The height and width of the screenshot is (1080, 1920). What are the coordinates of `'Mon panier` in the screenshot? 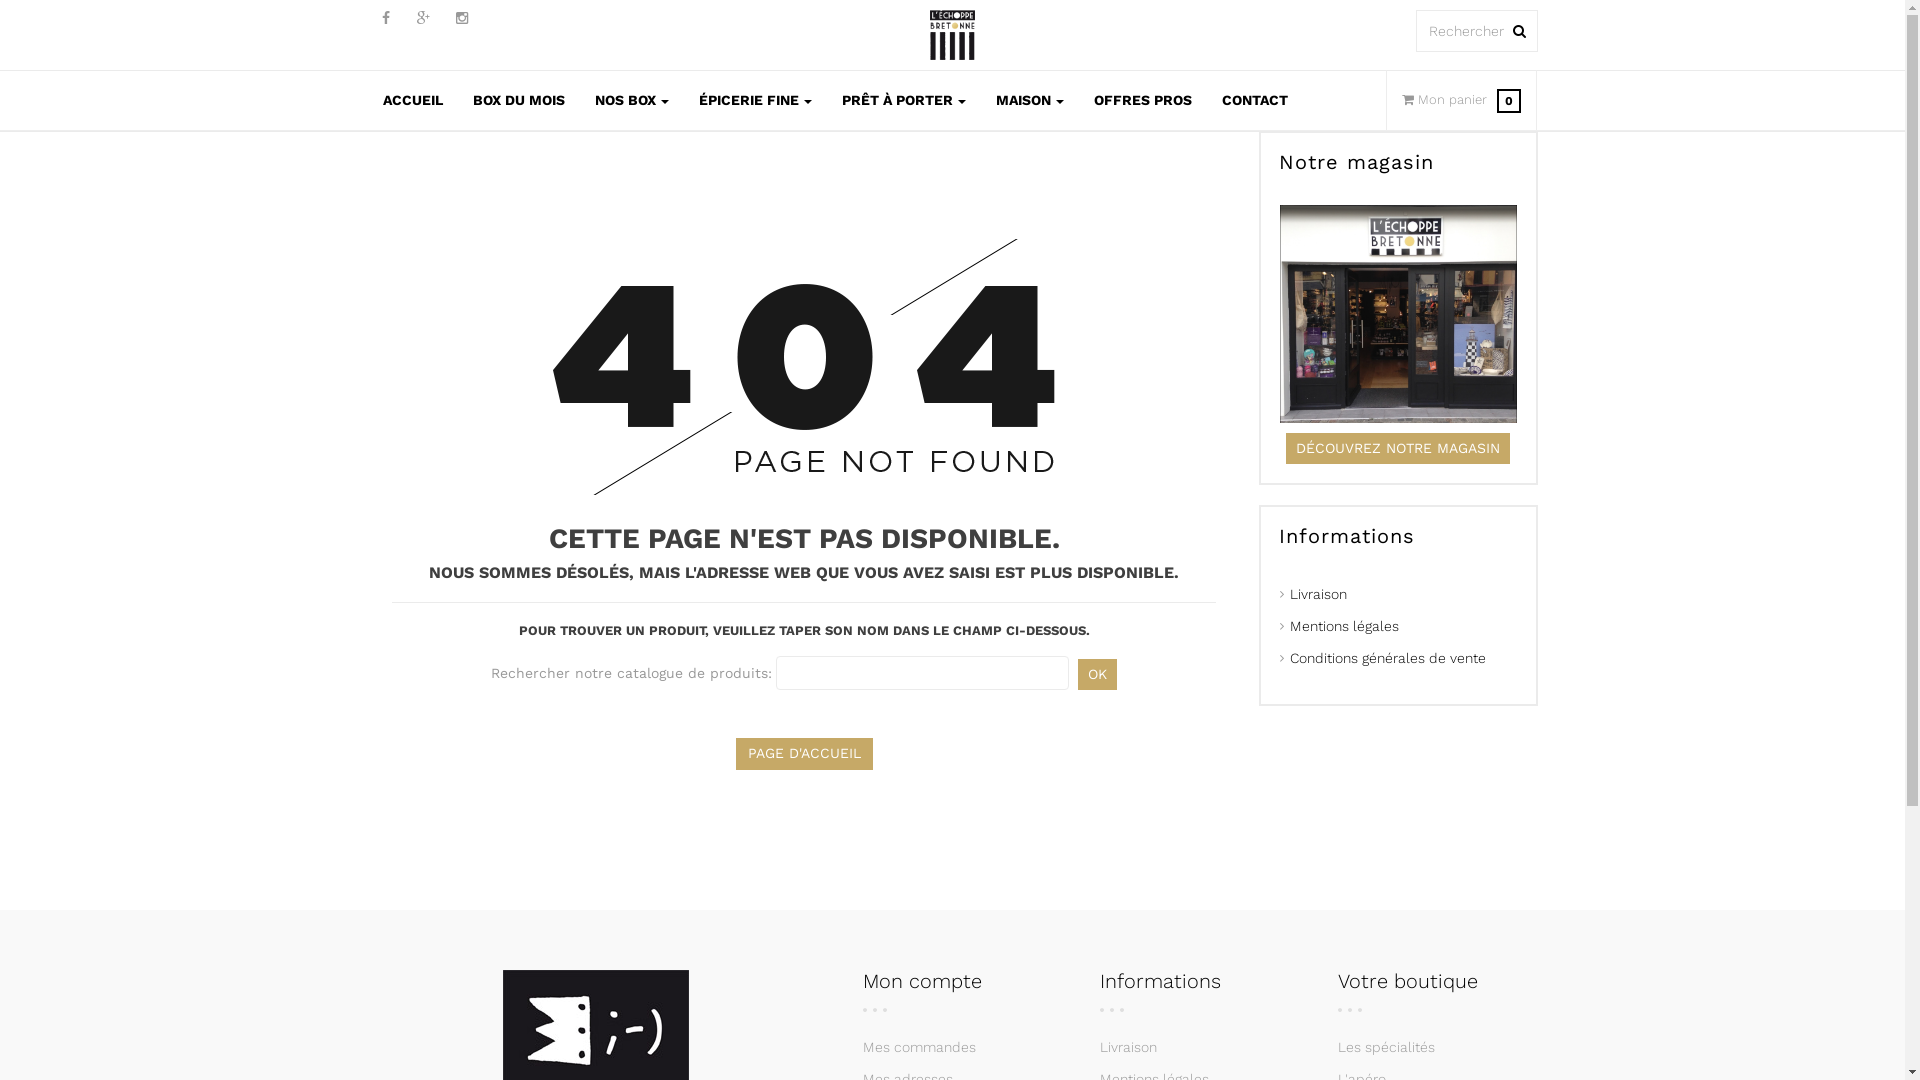 It's located at (1497, 100).